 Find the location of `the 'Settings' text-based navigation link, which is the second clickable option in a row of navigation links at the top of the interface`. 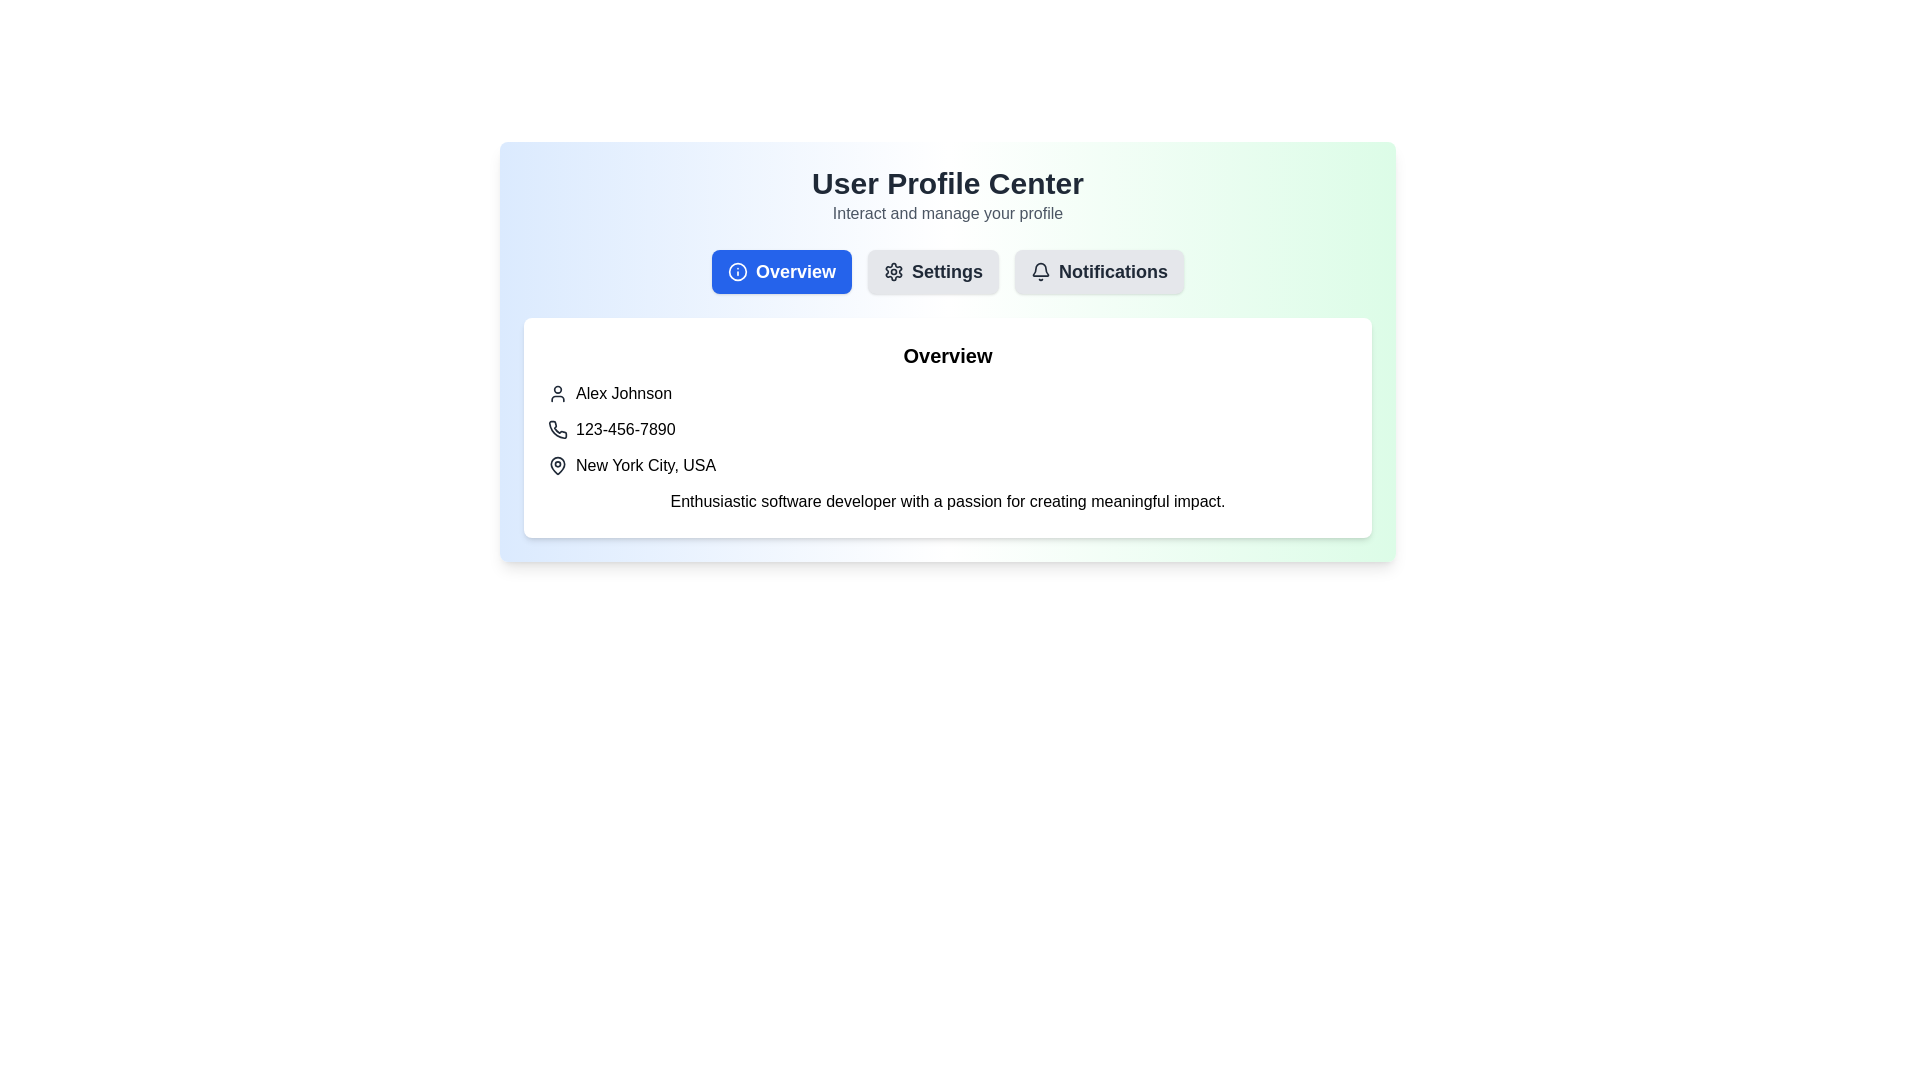

the 'Settings' text-based navigation link, which is the second clickable option in a row of navigation links at the top of the interface is located at coordinates (946, 272).